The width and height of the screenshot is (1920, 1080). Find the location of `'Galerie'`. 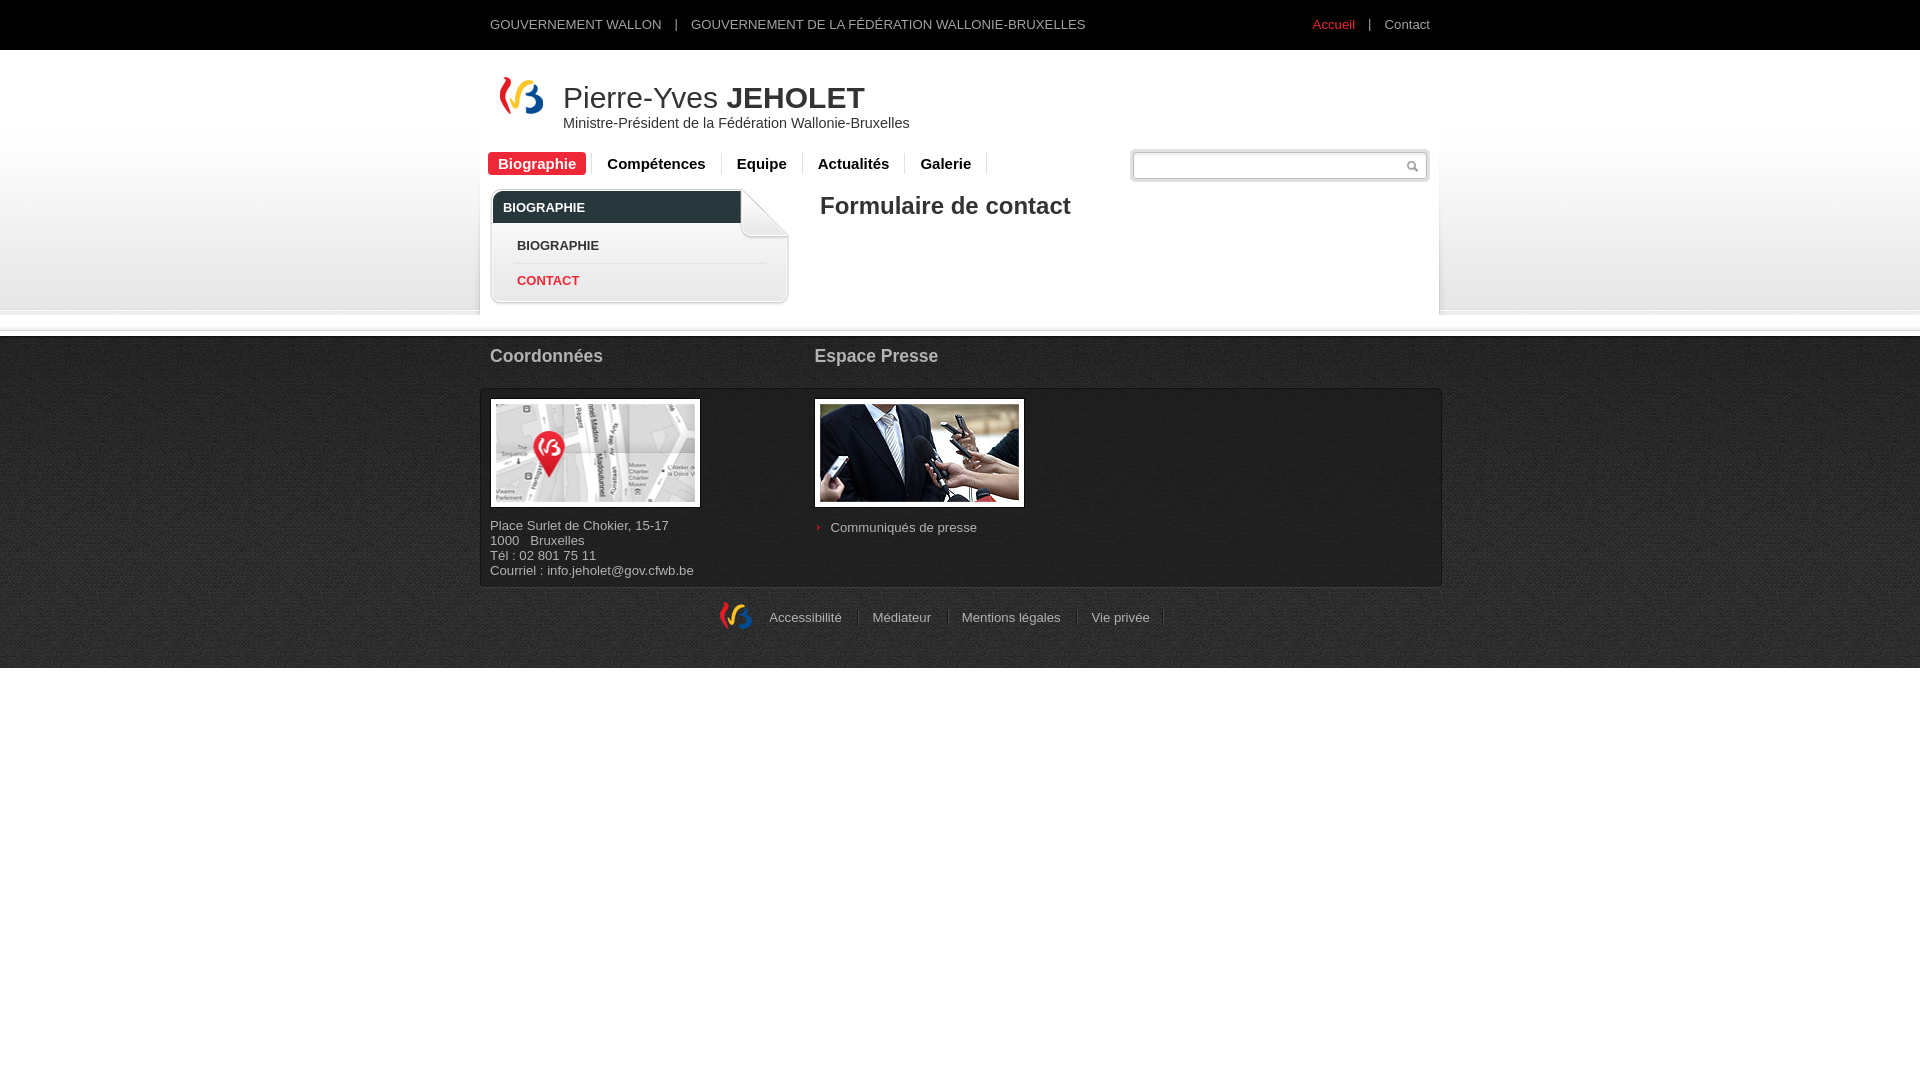

'Galerie' is located at coordinates (944, 162).